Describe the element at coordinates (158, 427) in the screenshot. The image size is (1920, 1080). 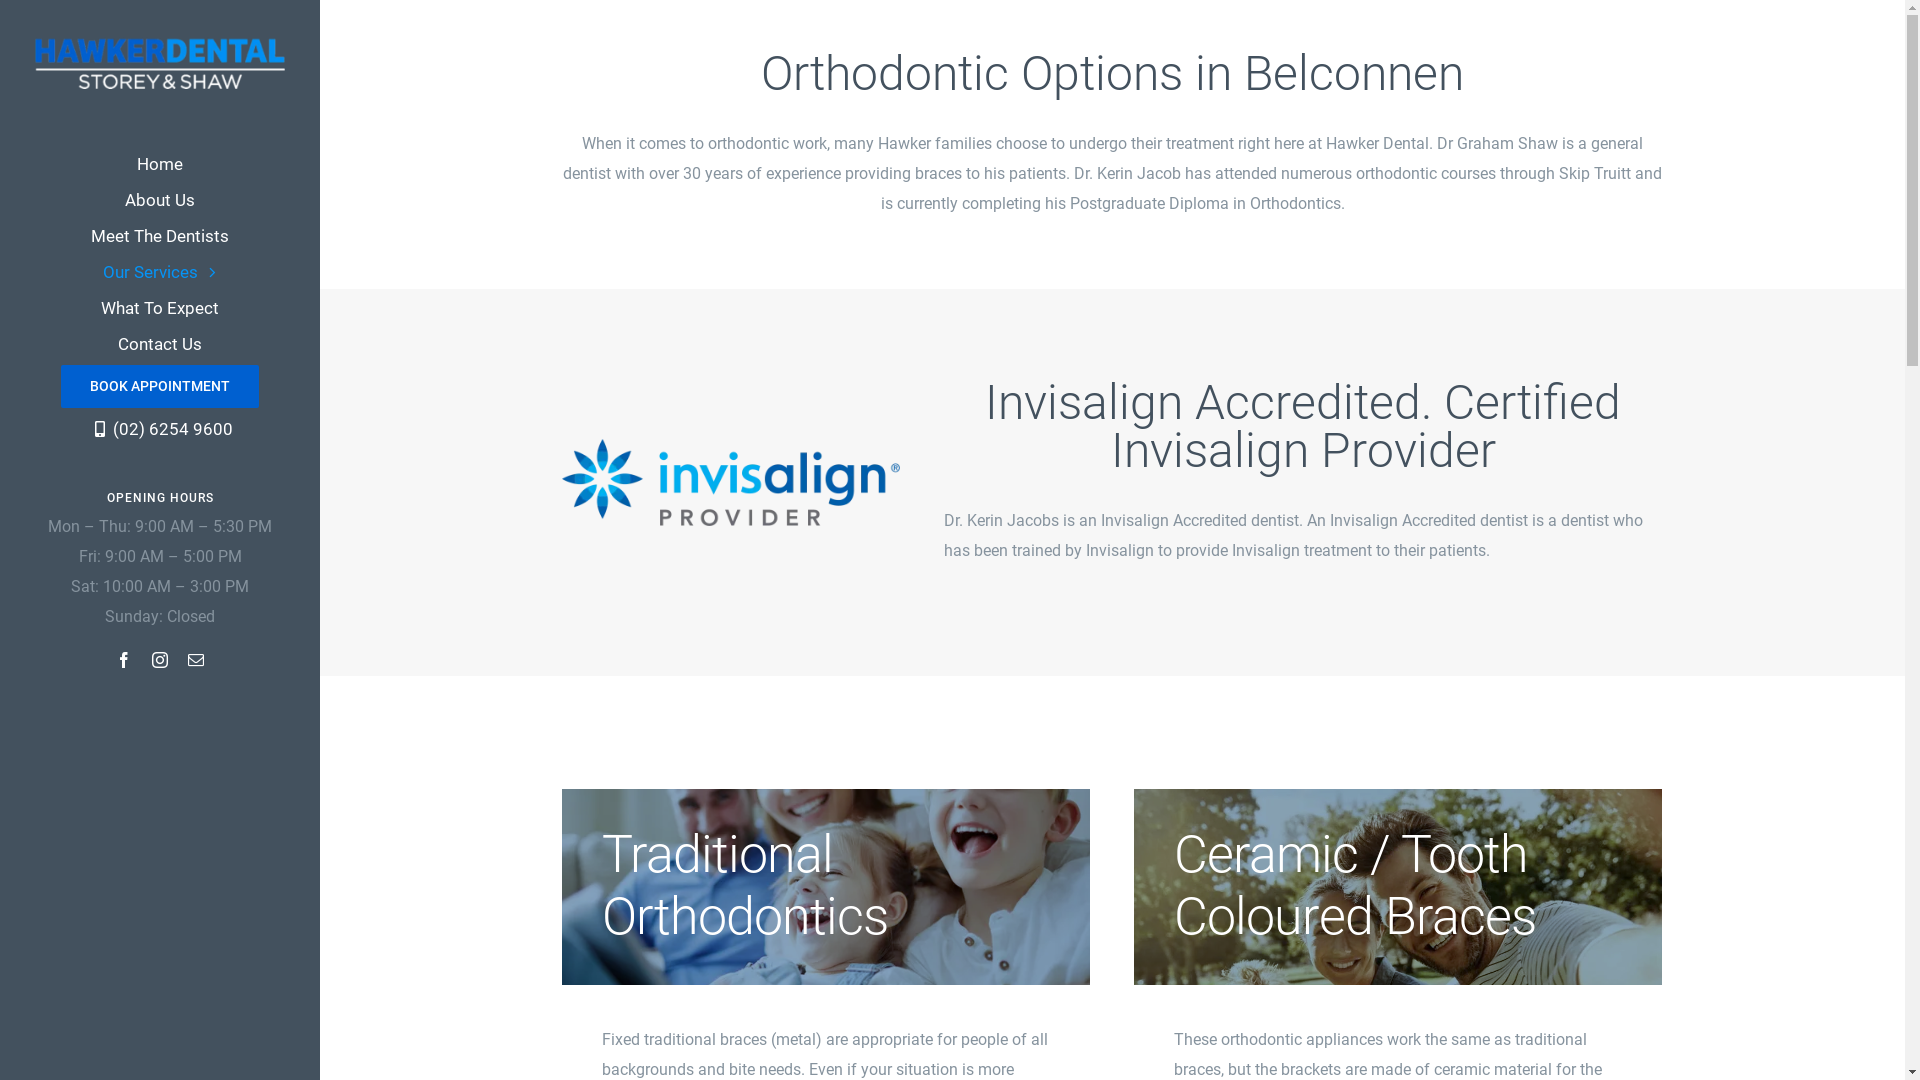
I see `'(02) 6254 9600'` at that location.